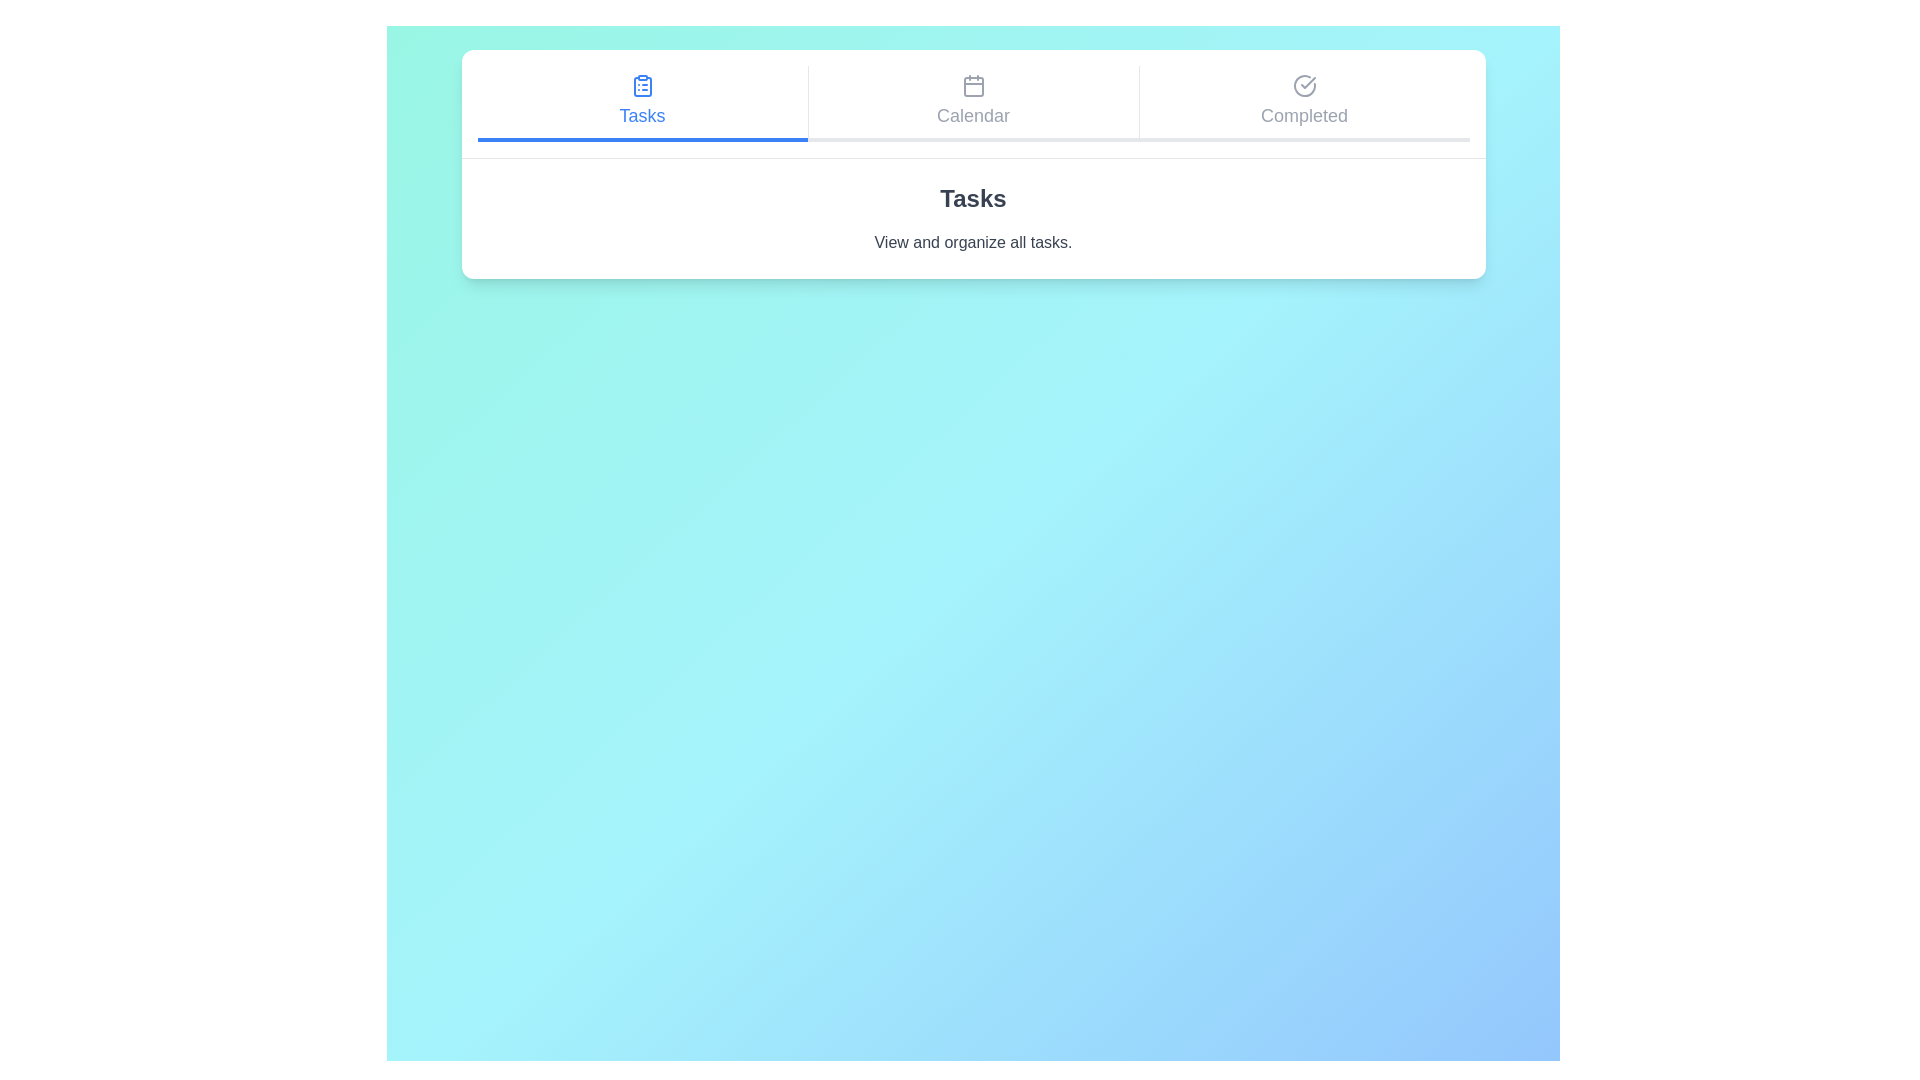  Describe the element at coordinates (642, 104) in the screenshot. I see `the Tasks tab by clicking on it` at that location.